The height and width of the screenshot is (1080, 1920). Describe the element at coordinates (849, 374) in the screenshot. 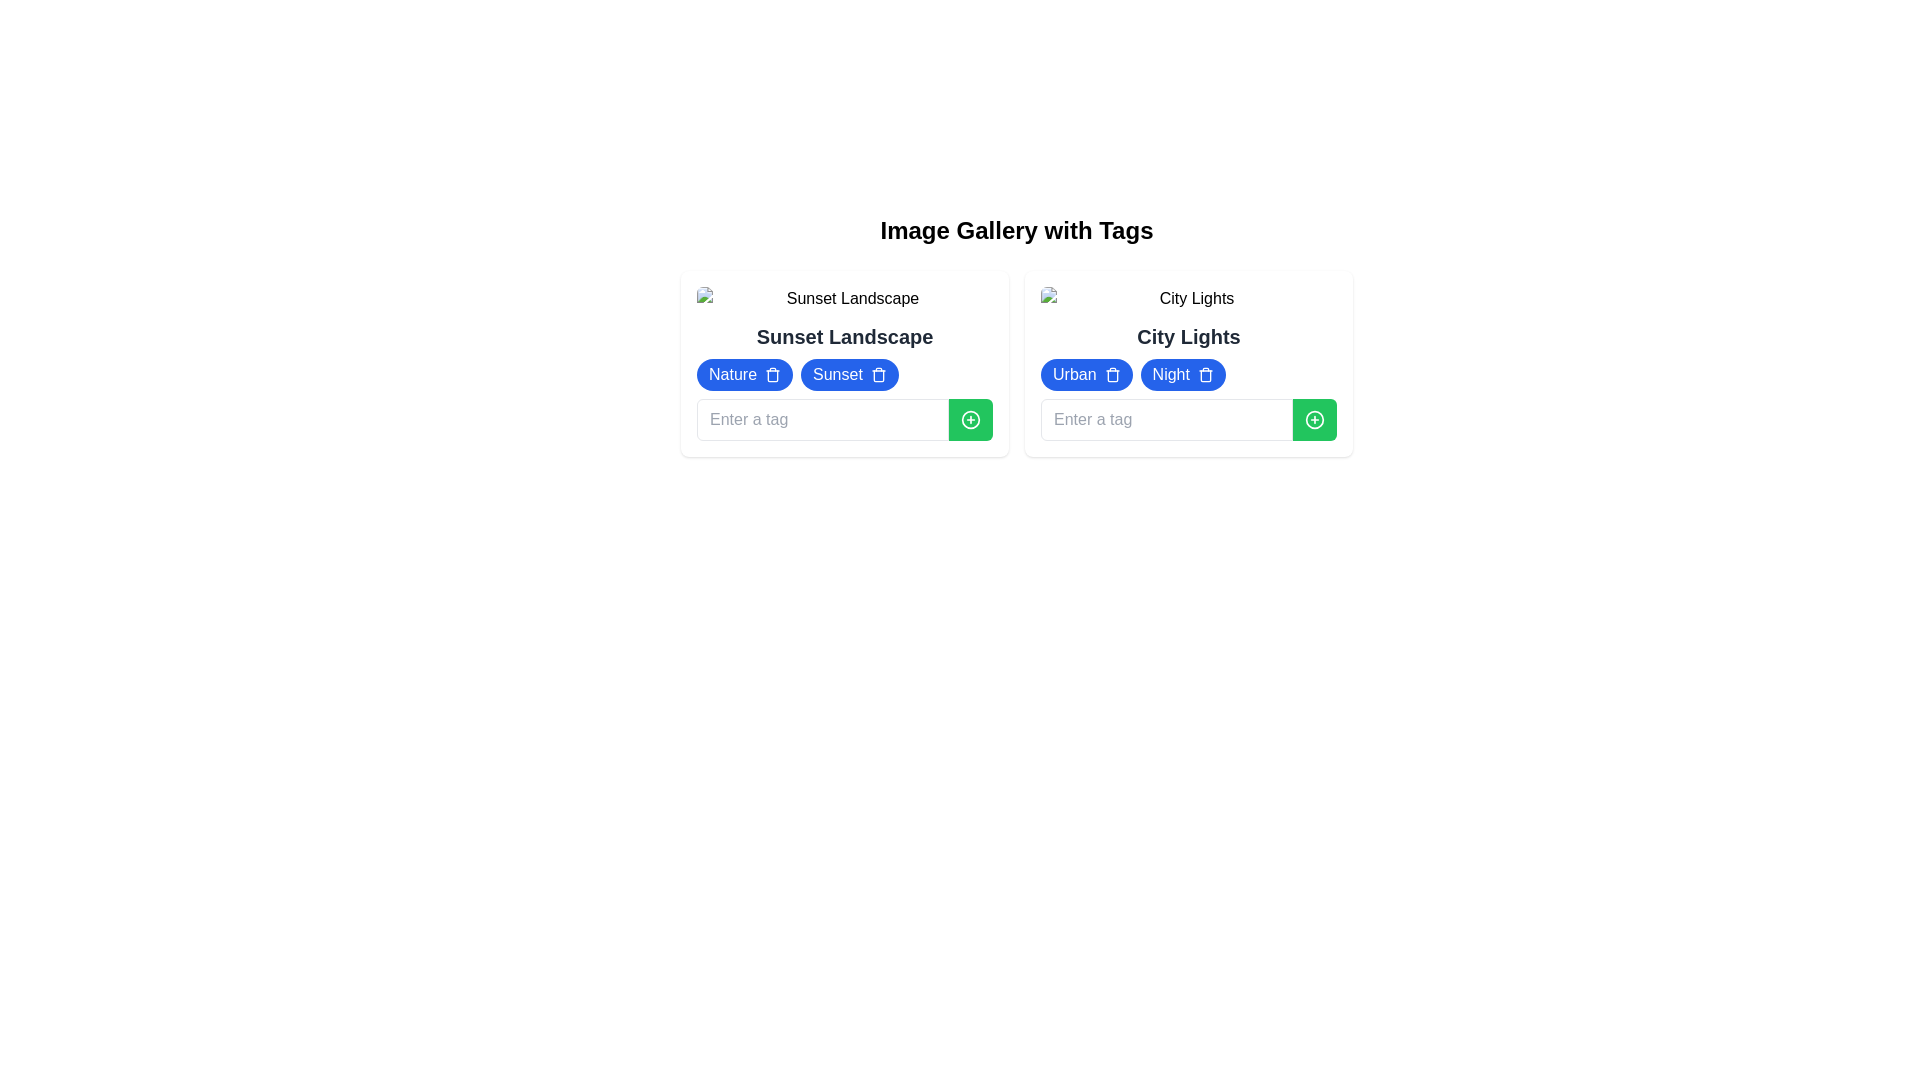

I see `the trash icon on the 'Sunset' button` at that location.